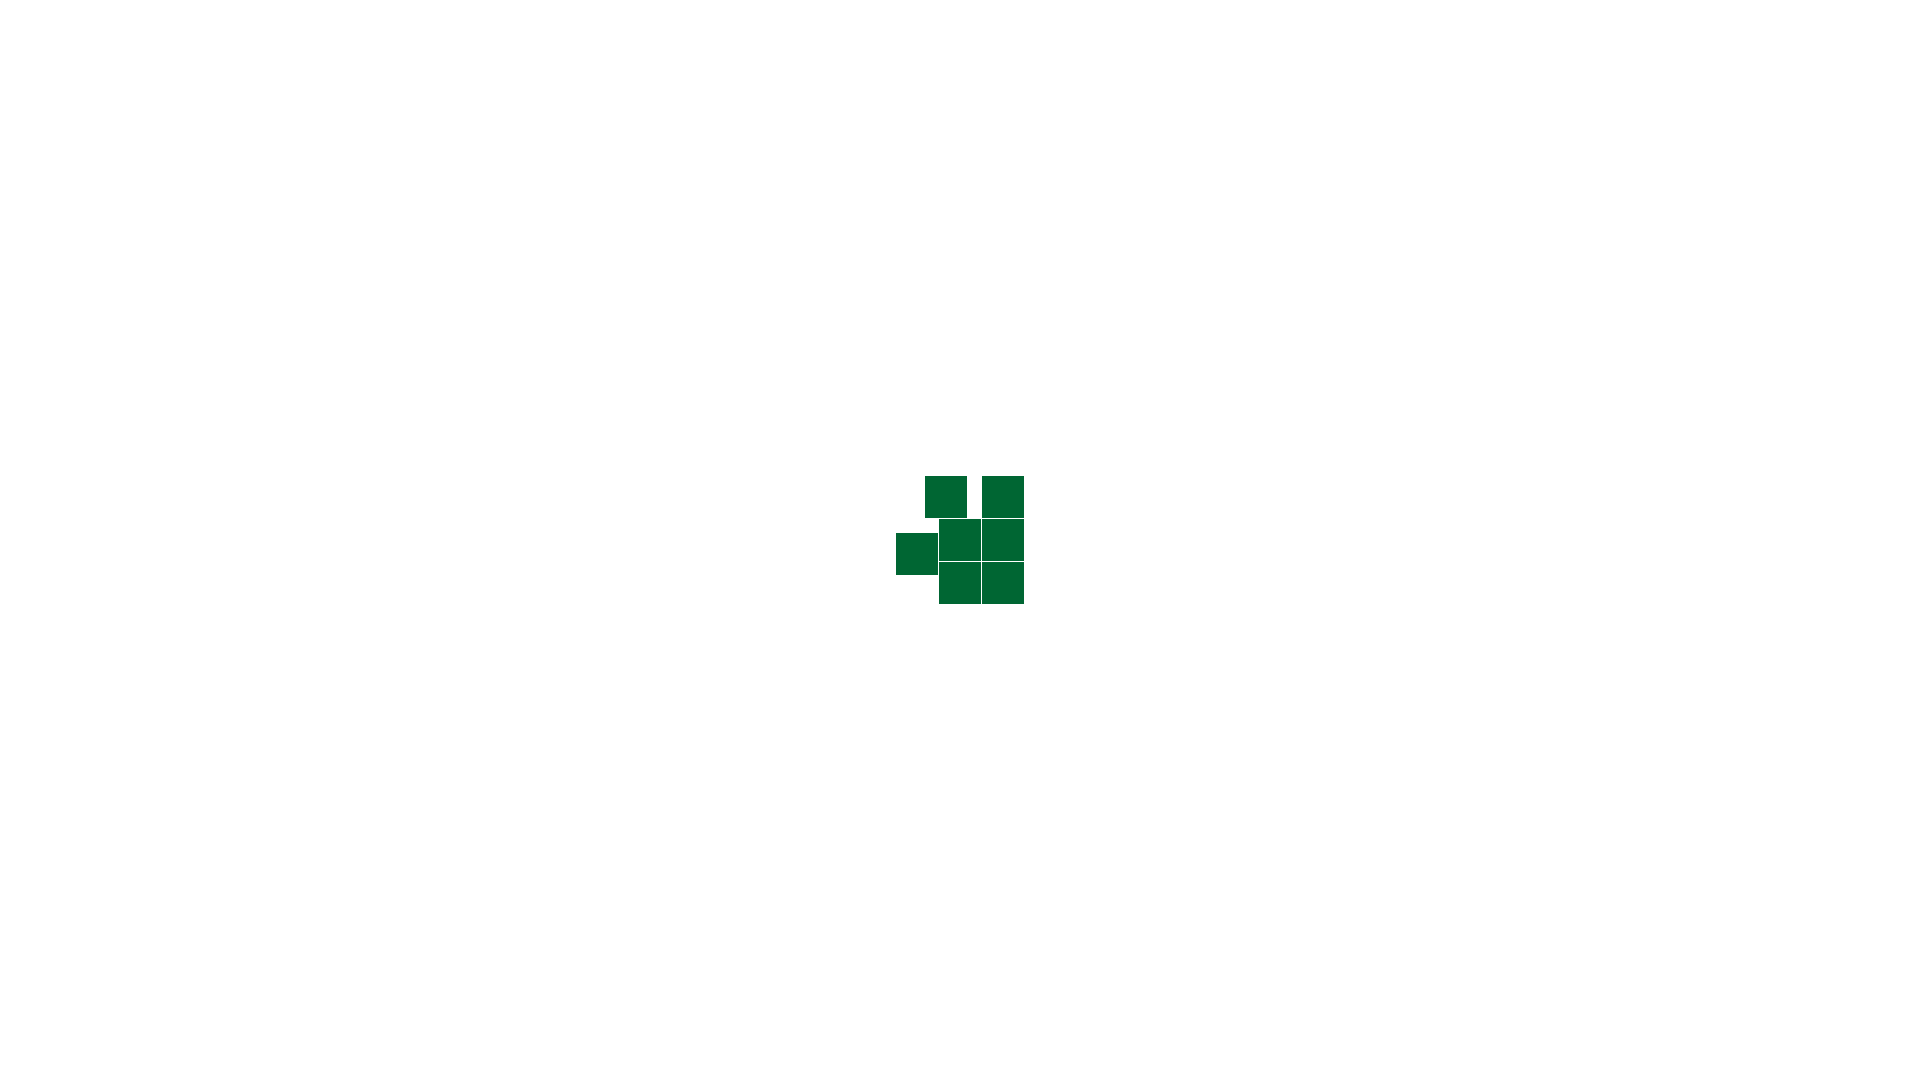 The height and width of the screenshot is (1080, 1920). I want to click on 'GALLERY', so click(1000, 84).